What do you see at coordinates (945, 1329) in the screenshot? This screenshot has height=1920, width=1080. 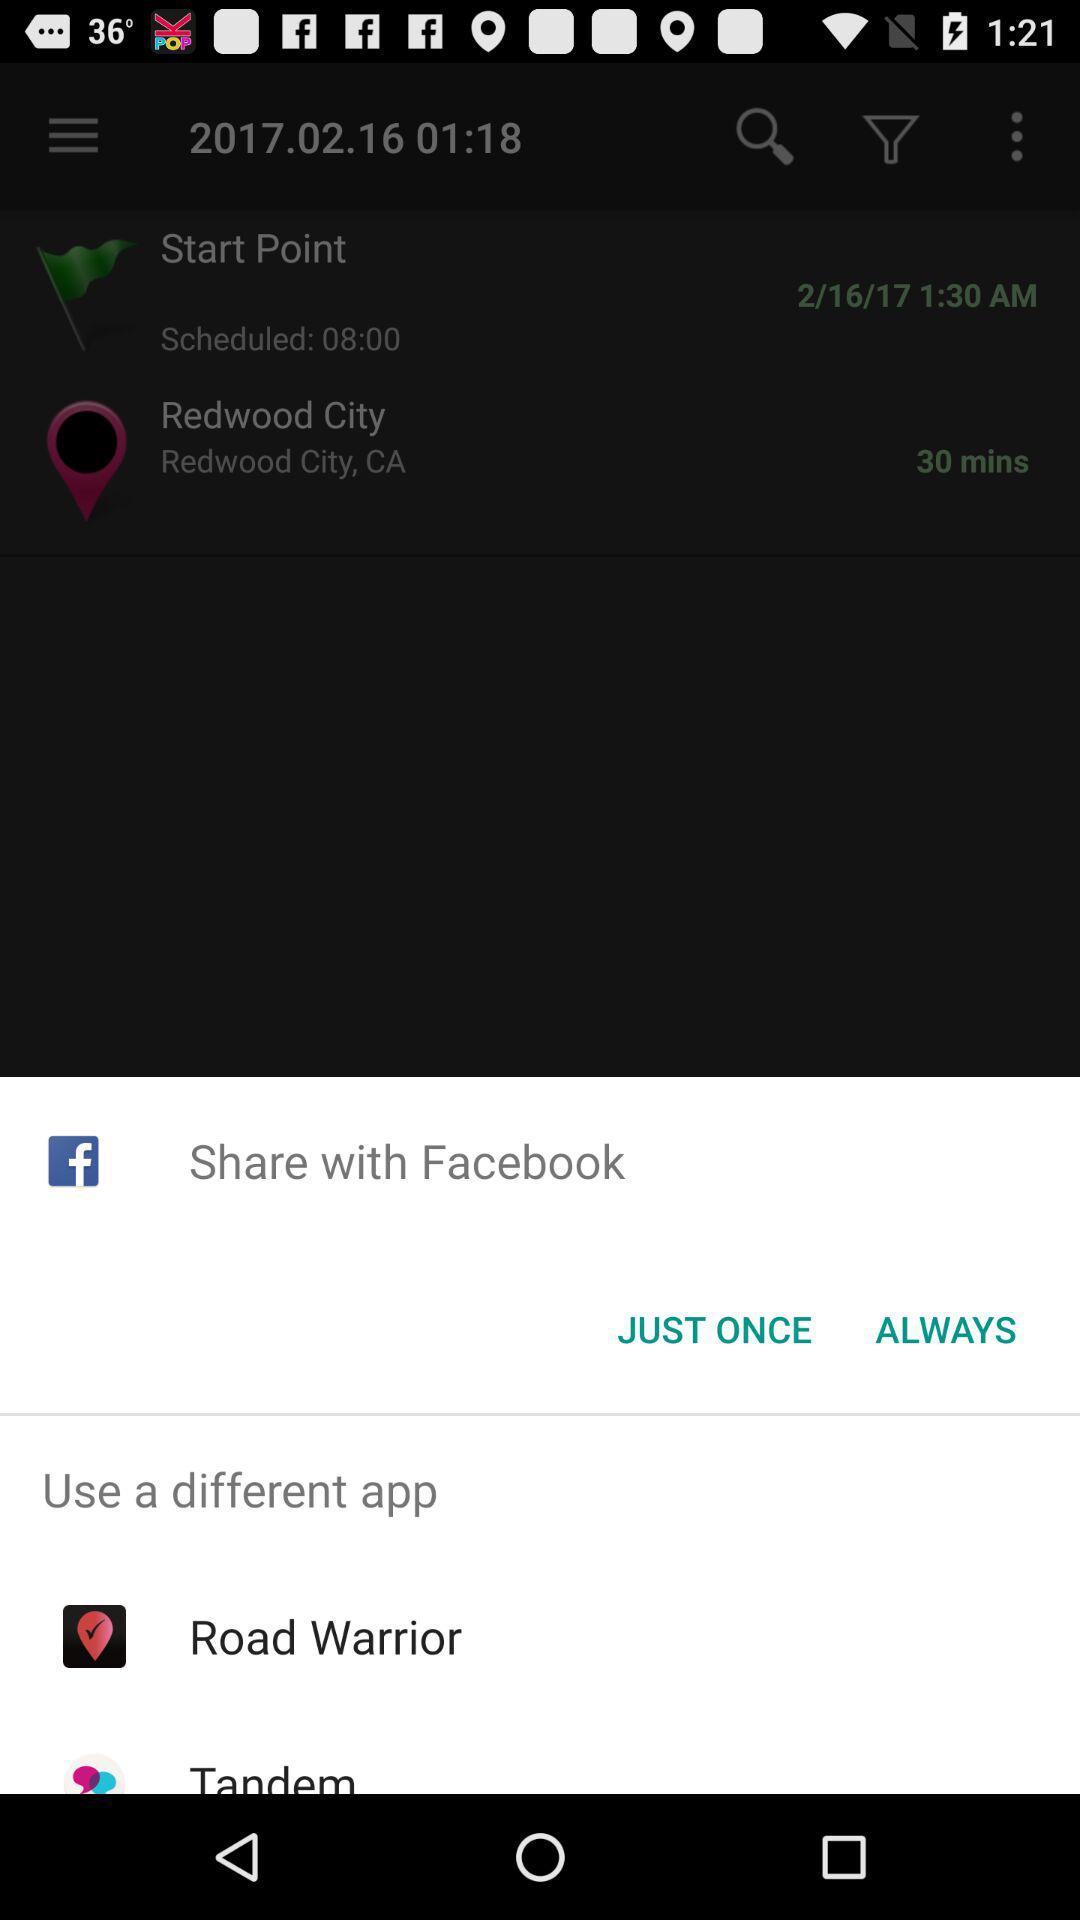 I see `item next to just once icon` at bounding box center [945, 1329].